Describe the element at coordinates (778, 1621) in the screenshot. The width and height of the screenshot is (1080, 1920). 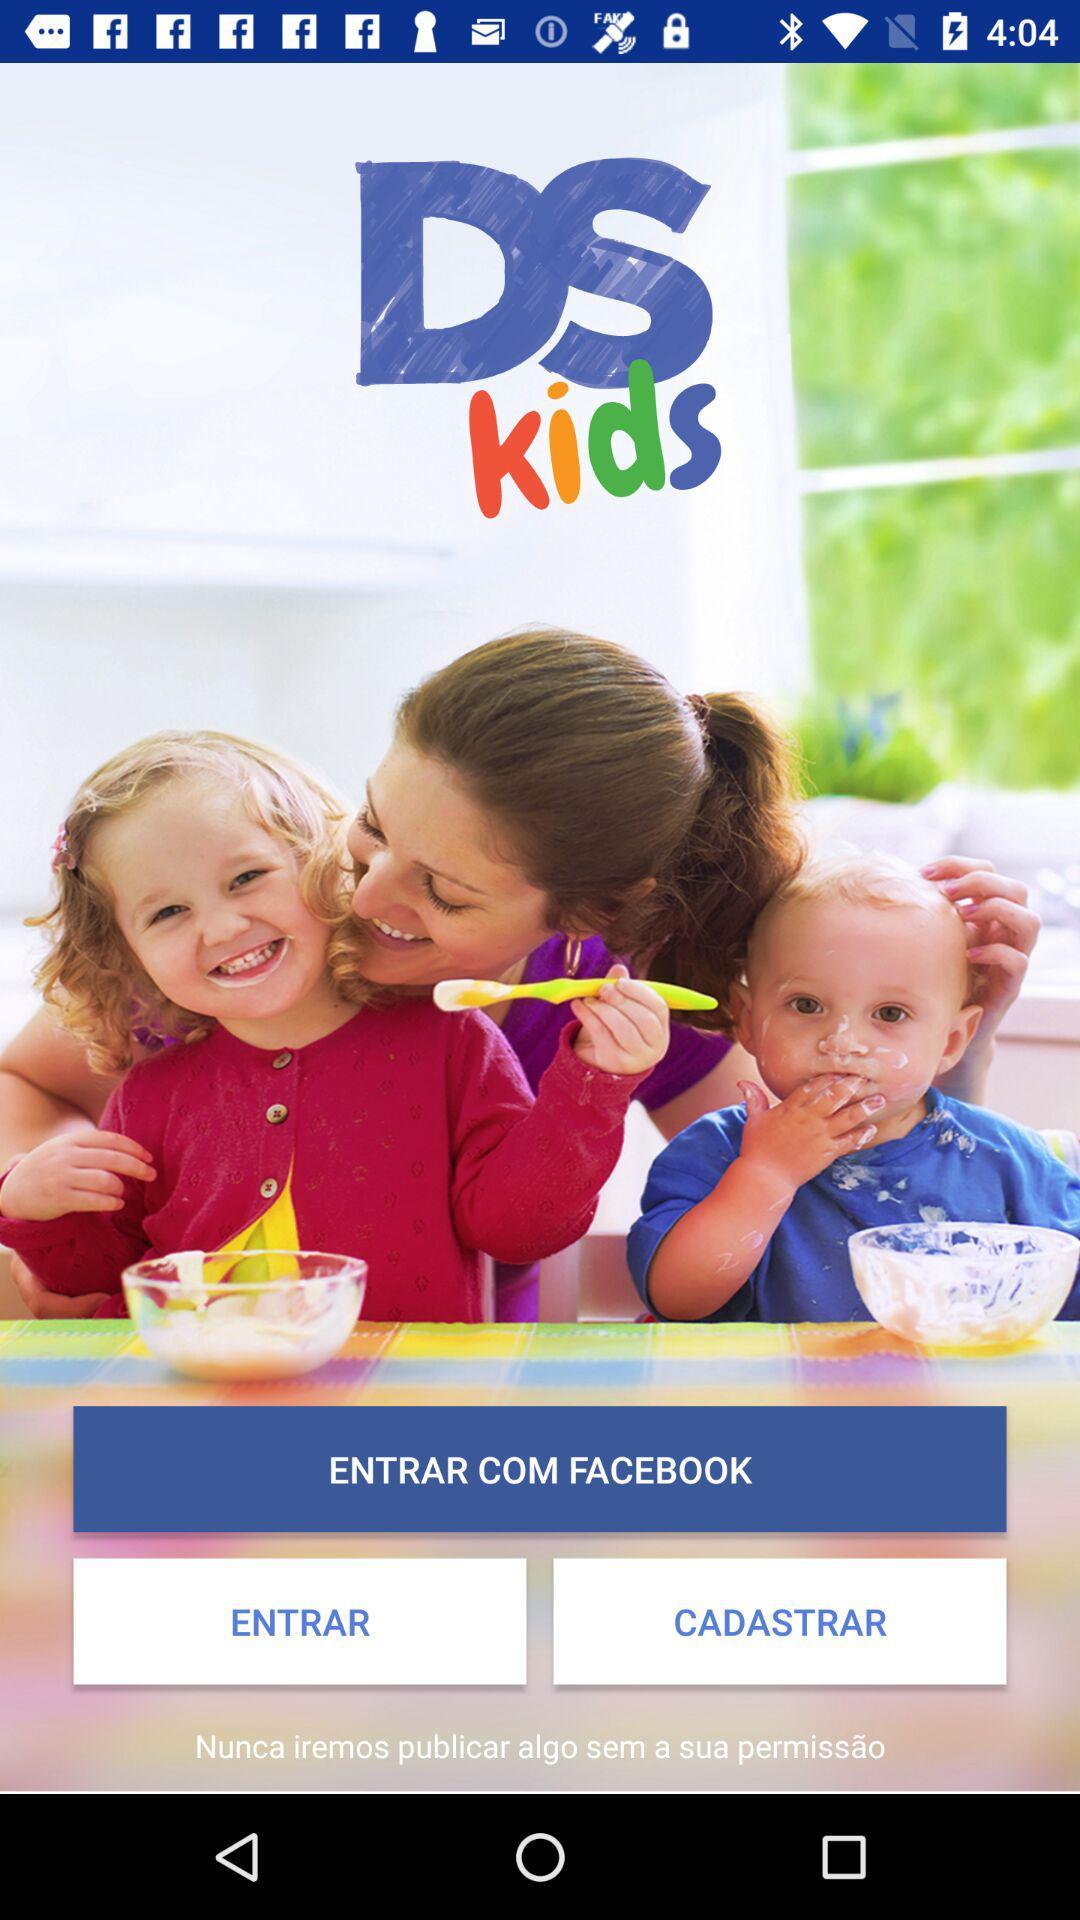
I see `the button below the entrar com facebook button` at that location.